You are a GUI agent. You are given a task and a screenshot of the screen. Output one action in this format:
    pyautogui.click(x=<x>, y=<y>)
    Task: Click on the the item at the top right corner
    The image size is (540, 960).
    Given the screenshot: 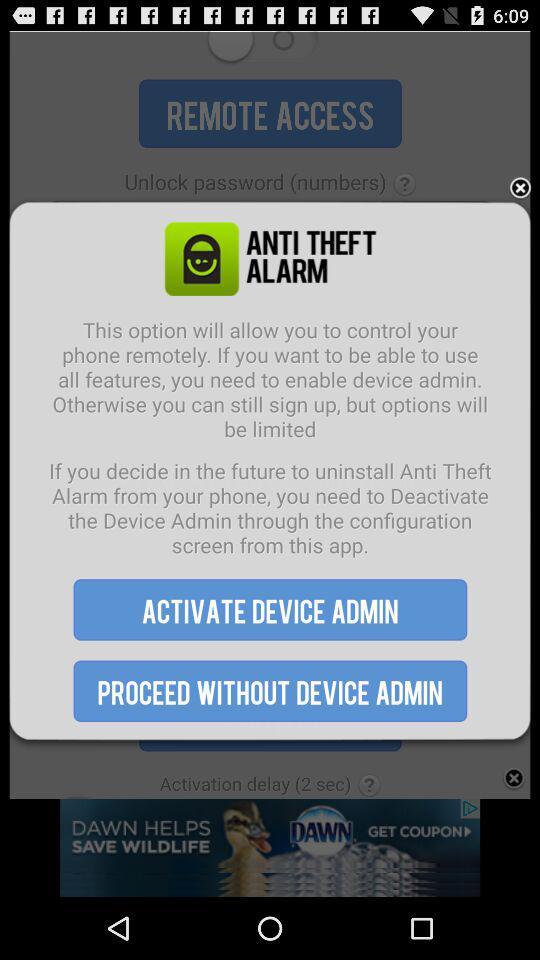 What is the action you would take?
    pyautogui.click(x=520, y=188)
    